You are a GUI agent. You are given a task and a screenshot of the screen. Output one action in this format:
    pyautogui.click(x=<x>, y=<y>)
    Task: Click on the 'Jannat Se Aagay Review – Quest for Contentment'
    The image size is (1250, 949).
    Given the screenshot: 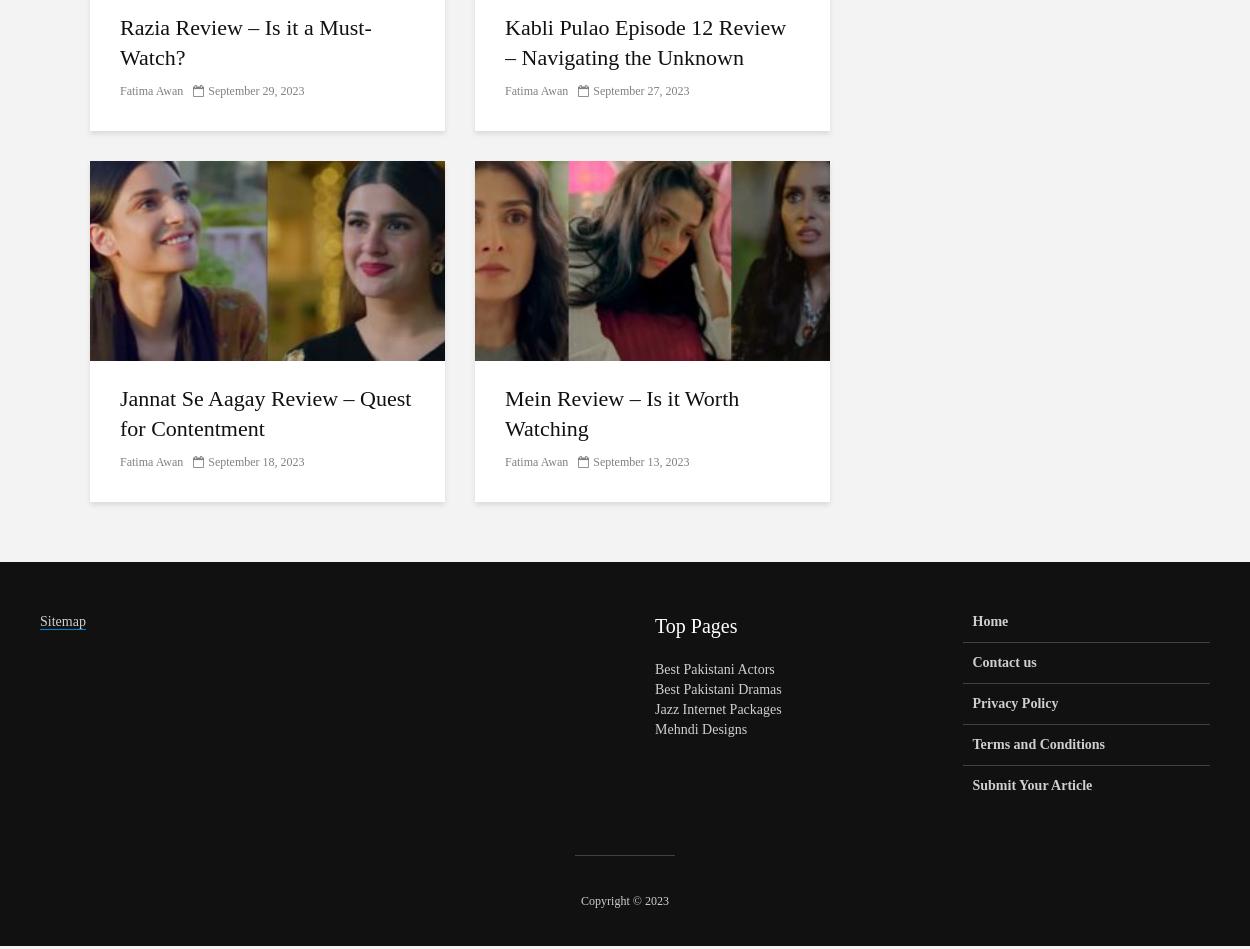 What is the action you would take?
    pyautogui.click(x=265, y=413)
    